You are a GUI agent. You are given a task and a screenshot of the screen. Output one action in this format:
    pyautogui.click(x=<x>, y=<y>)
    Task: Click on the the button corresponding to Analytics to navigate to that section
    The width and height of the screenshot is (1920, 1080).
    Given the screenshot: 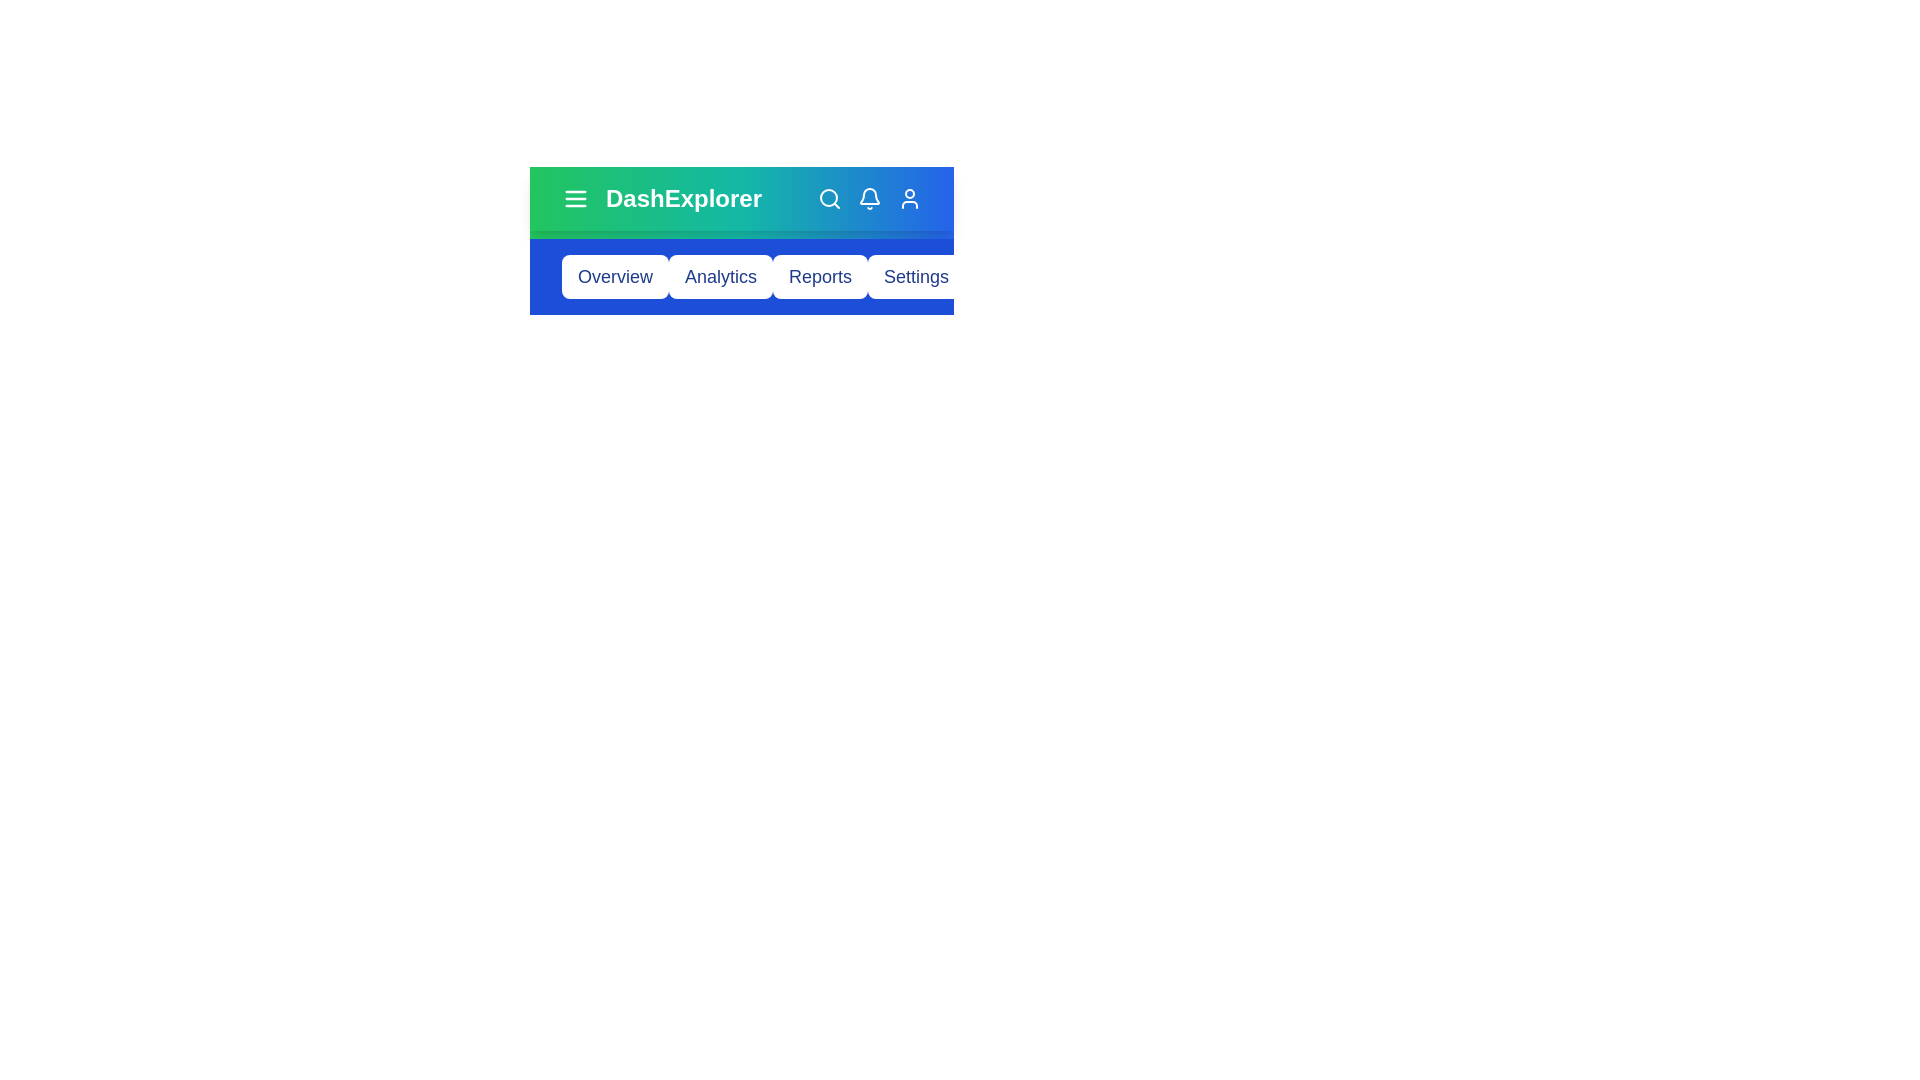 What is the action you would take?
    pyautogui.click(x=720, y=277)
    